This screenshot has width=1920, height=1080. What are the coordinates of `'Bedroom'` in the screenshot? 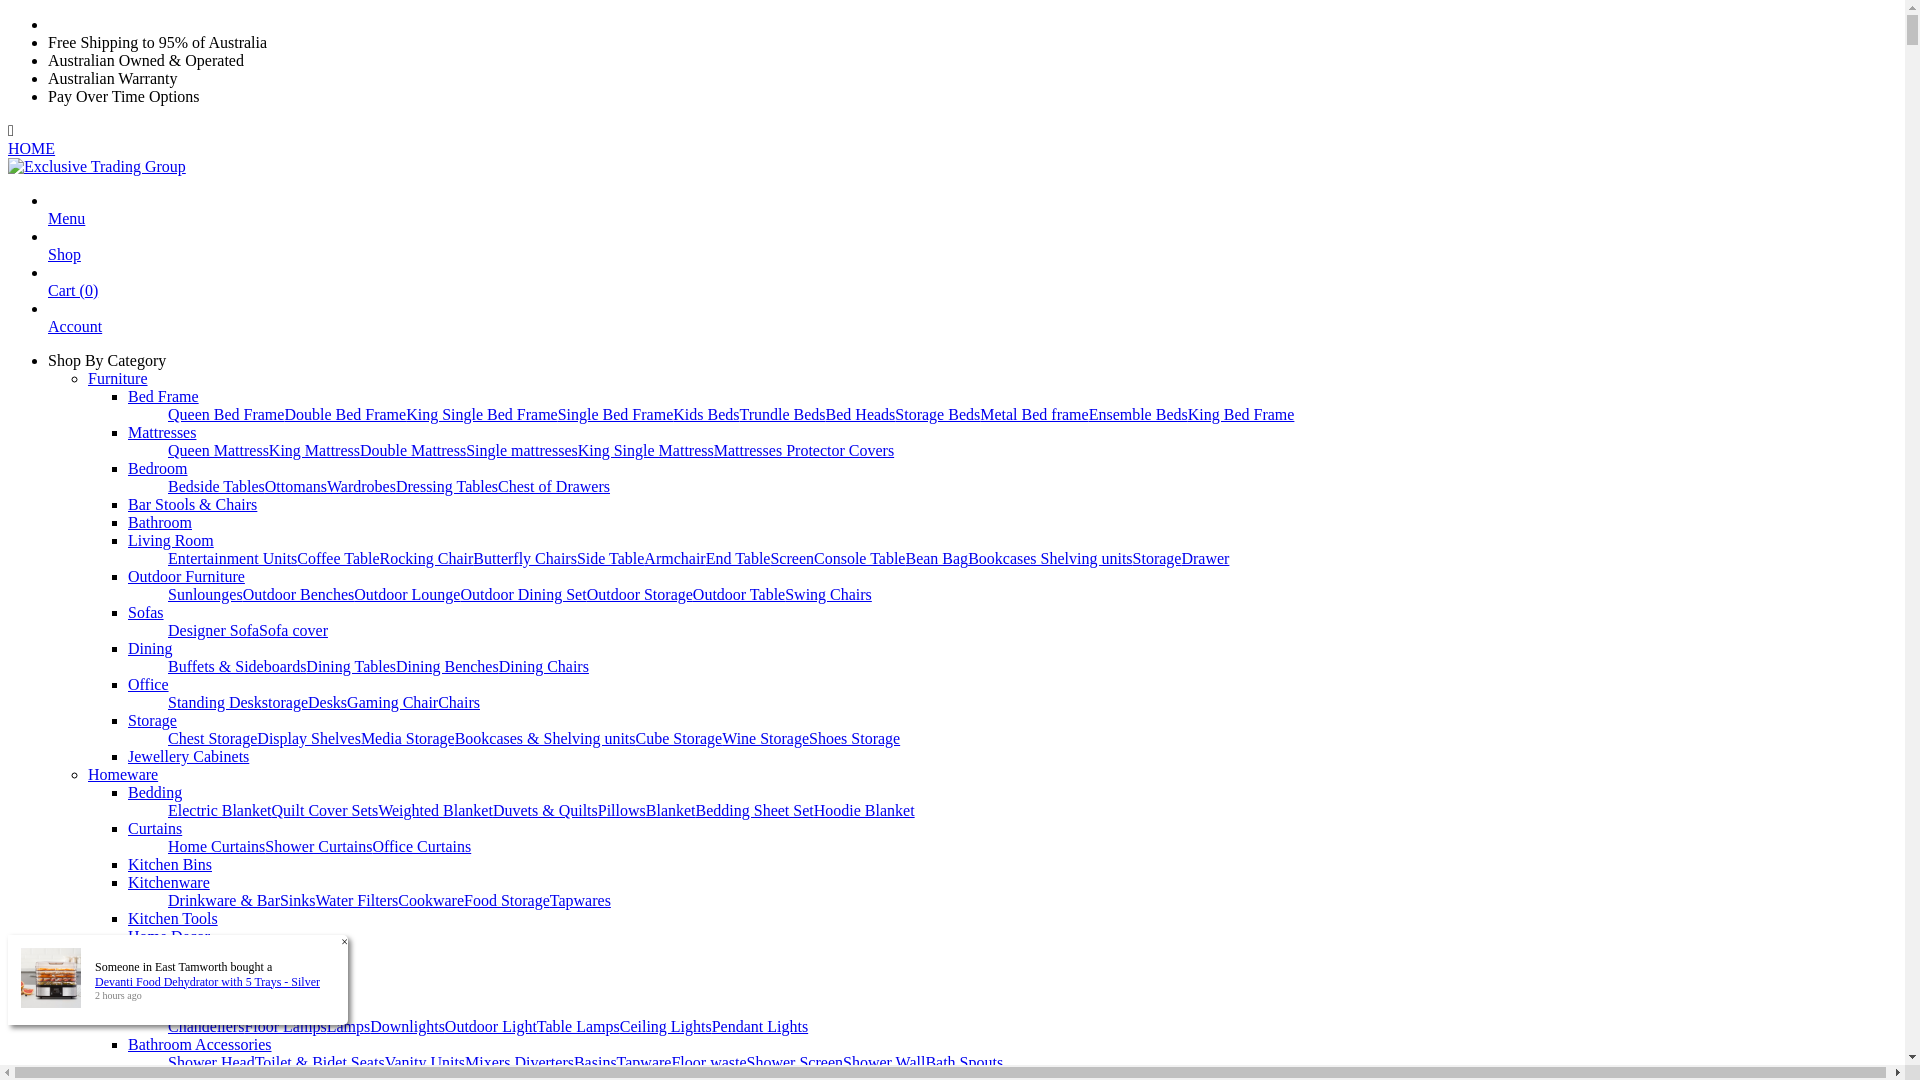 It's located at (157, 468).